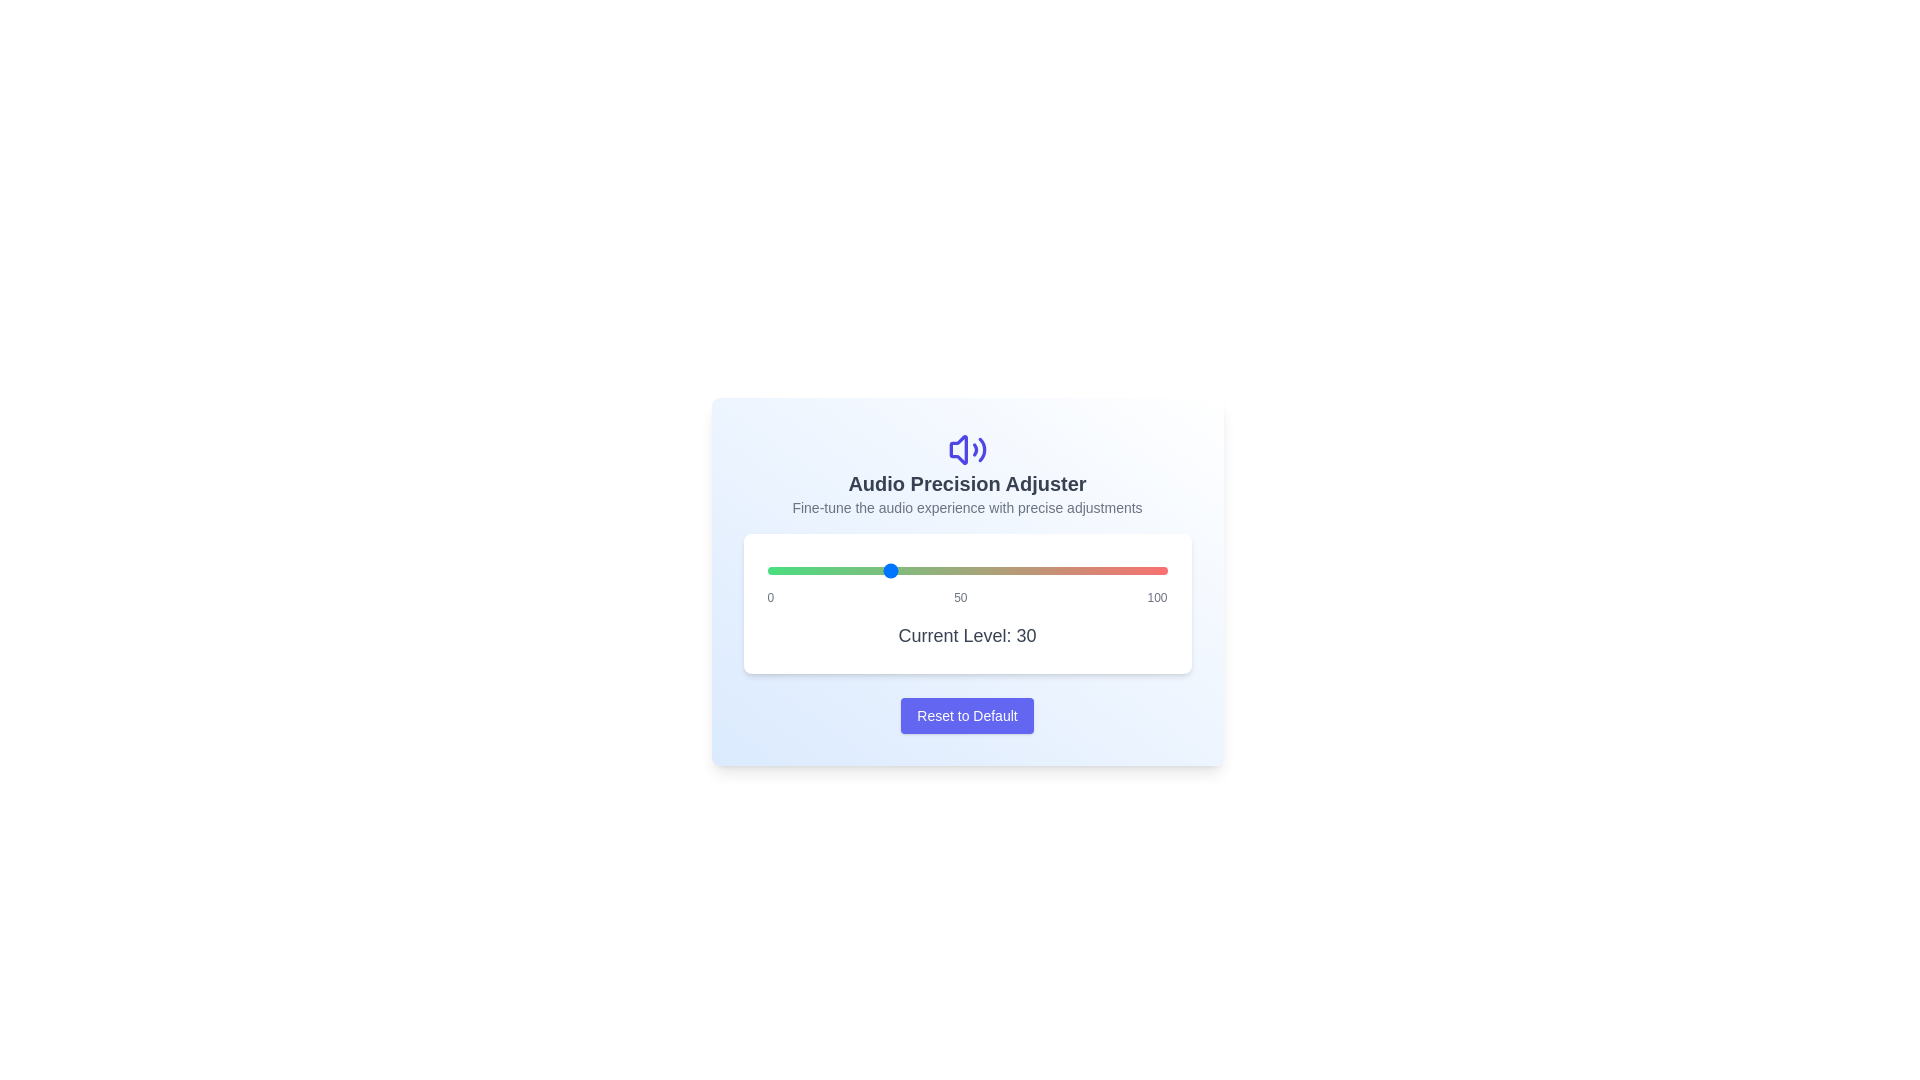 Image resolution: width=1920 pixels, height=1080 pixels. I want to click on 'Reset to Default' button, so click(967, 715).